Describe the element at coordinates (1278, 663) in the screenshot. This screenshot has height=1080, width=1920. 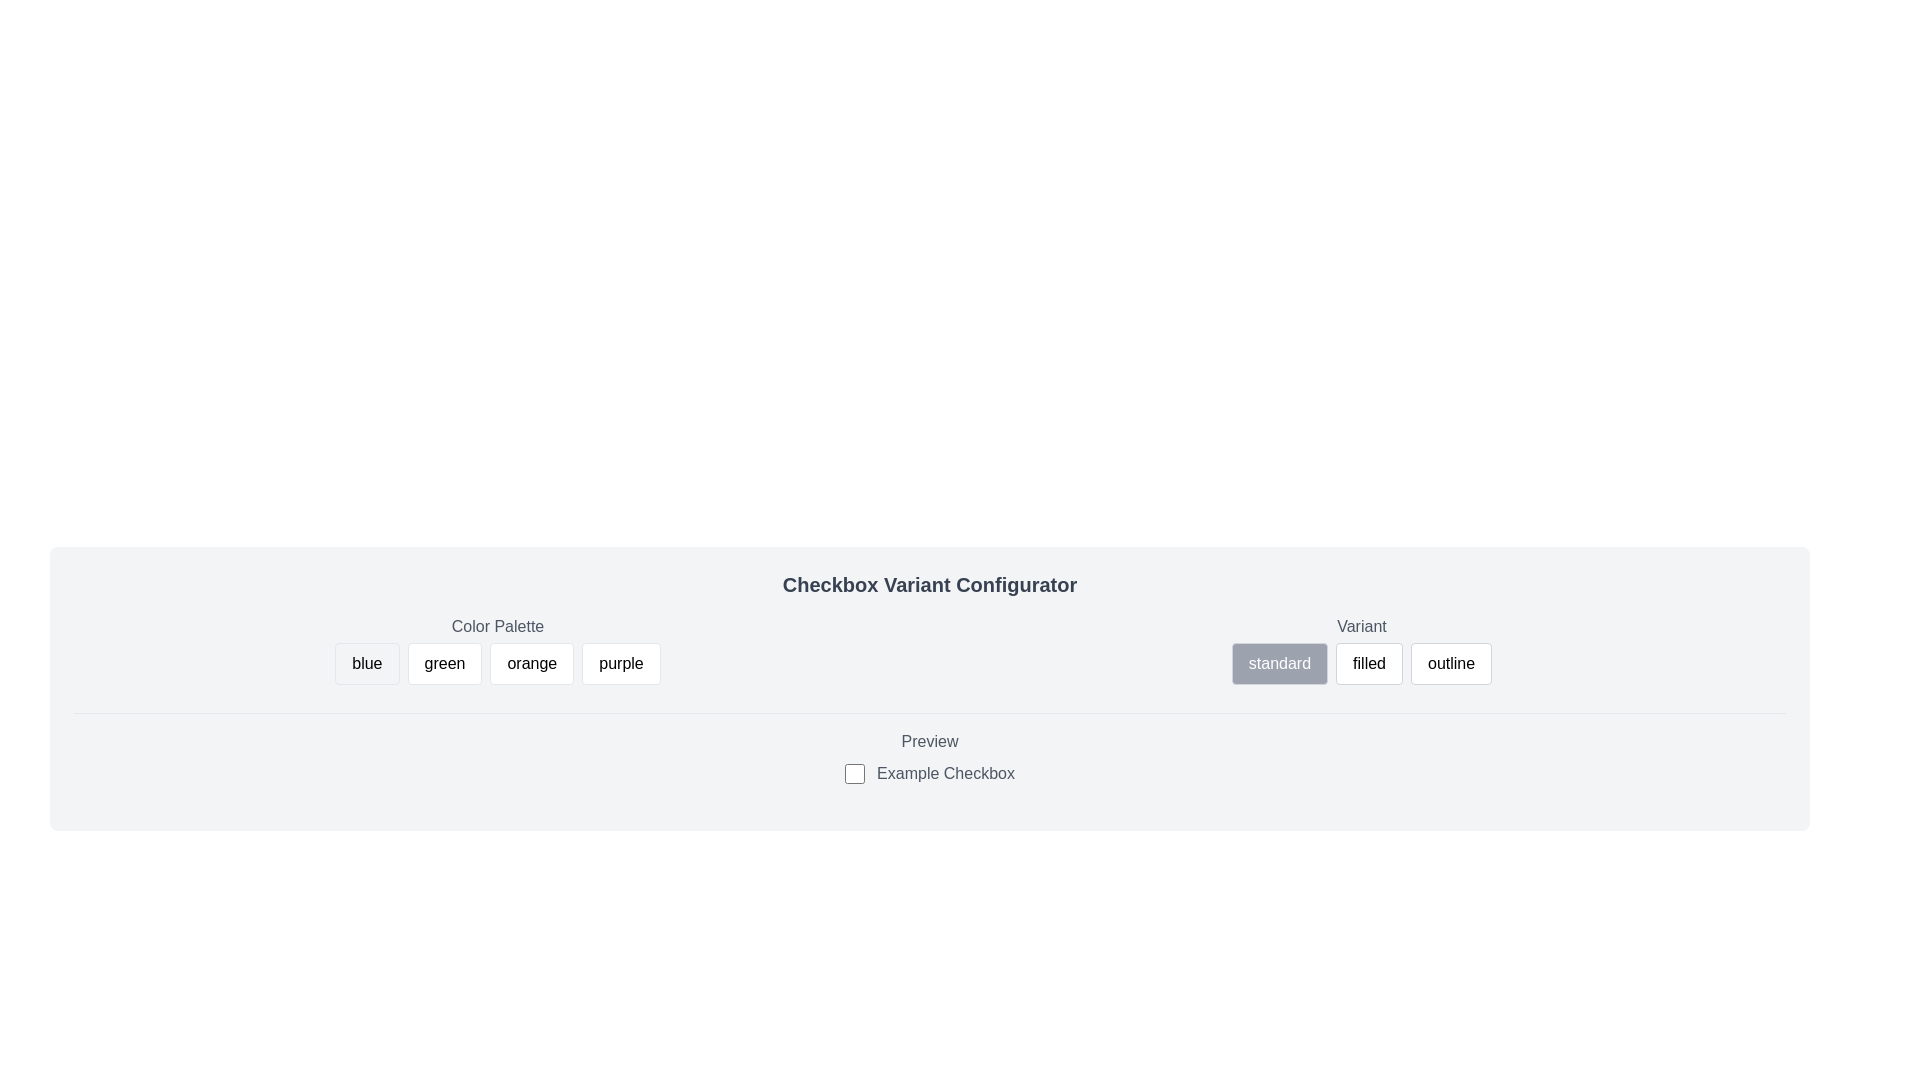
I see `the 'standard' variant button located in the 'Variant' section of the user interface` at that location.